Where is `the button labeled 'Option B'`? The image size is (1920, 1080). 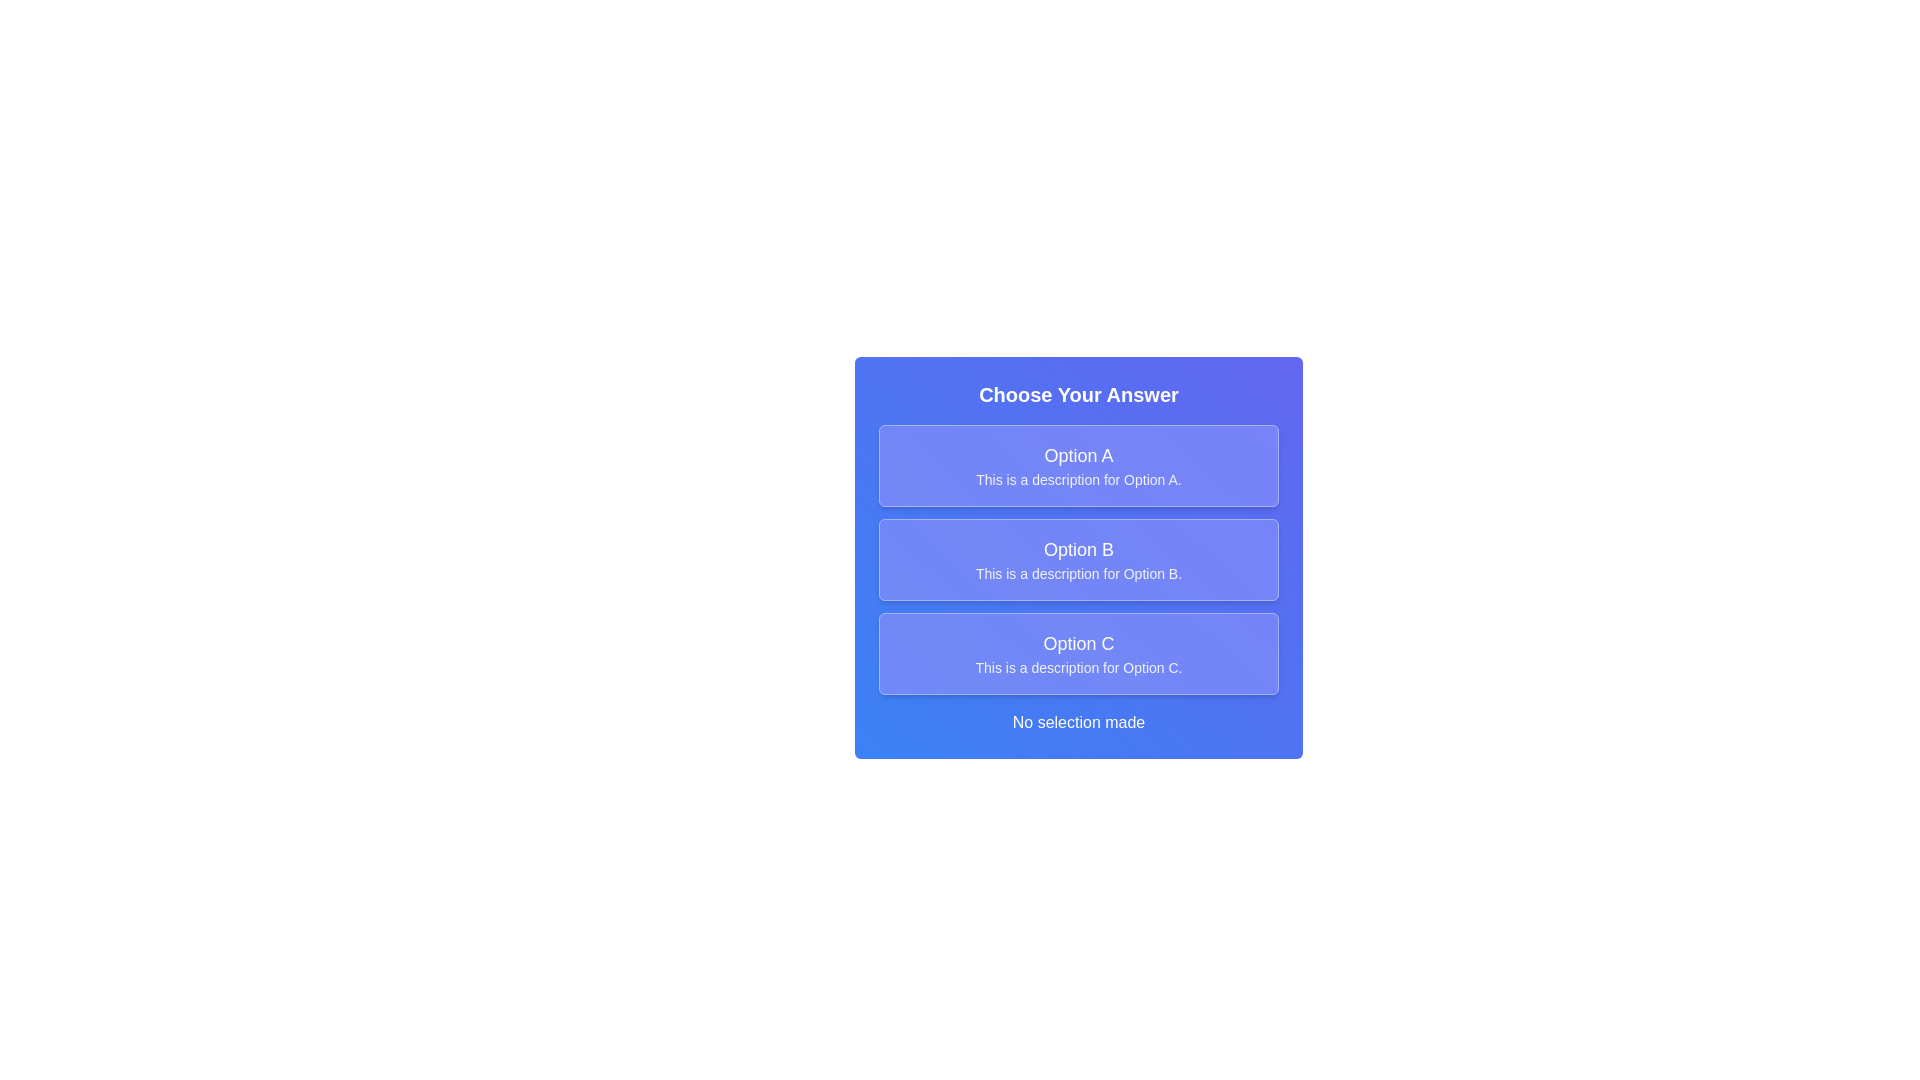 the button labeled 'Option B' is located at coordinates (1078, 559).